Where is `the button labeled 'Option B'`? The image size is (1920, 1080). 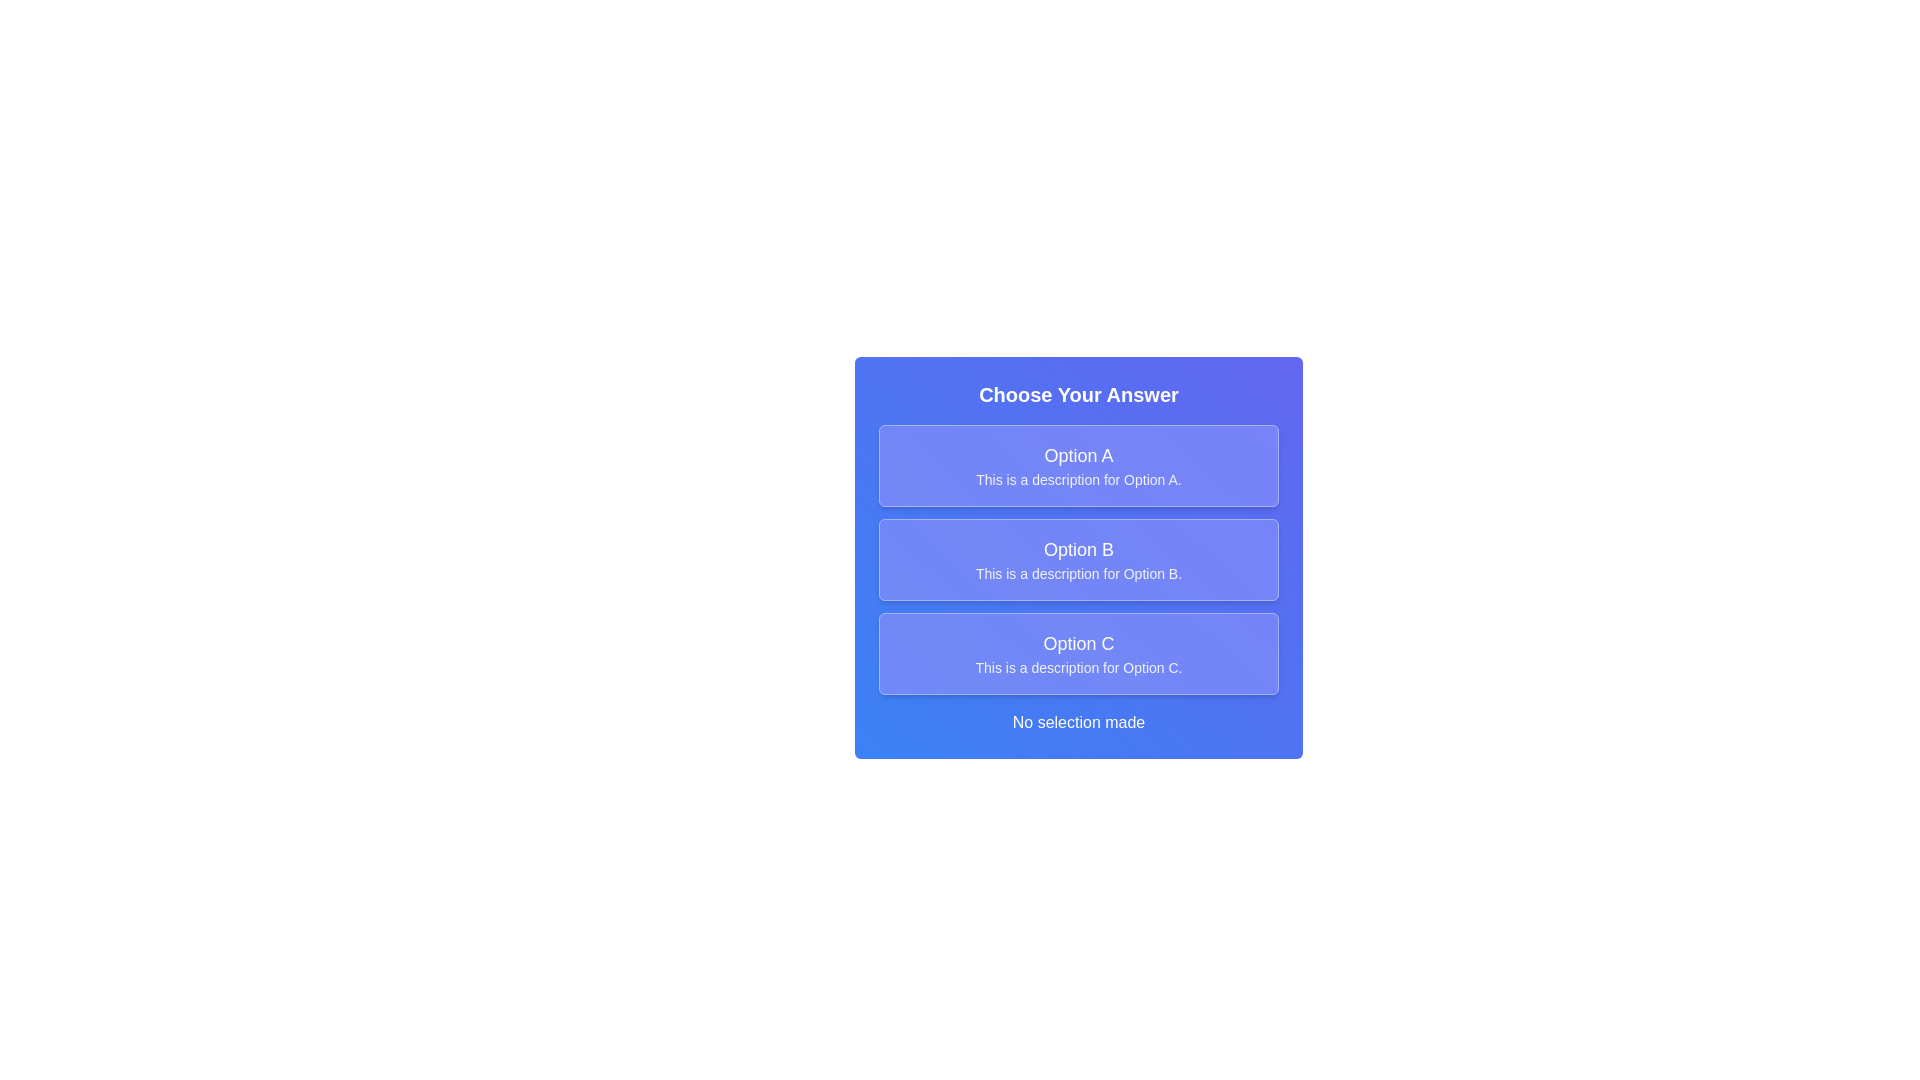 the button labeled 'Option B' is located at coordinates (1078, 559).